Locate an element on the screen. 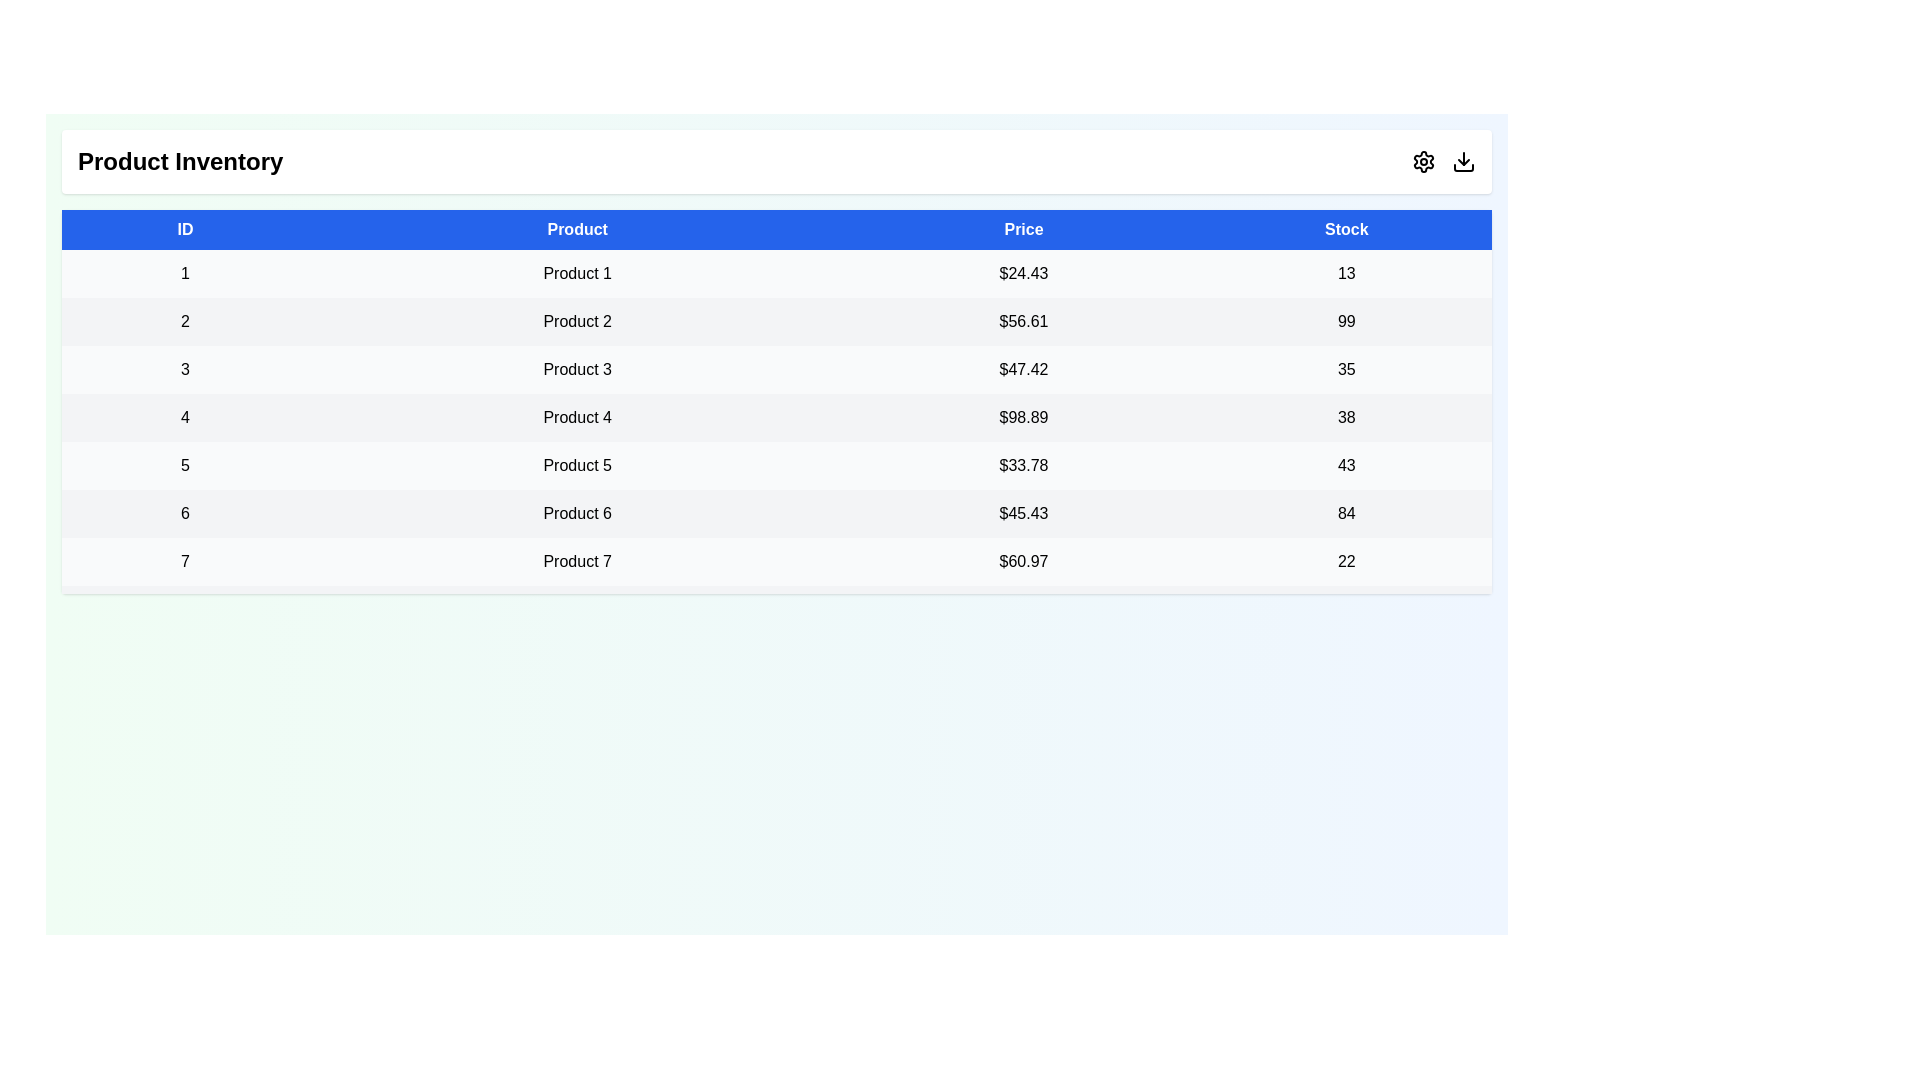 The height and width of the screenshot is (1080, 1920). the header button download is located at coordinates (1464, 161).